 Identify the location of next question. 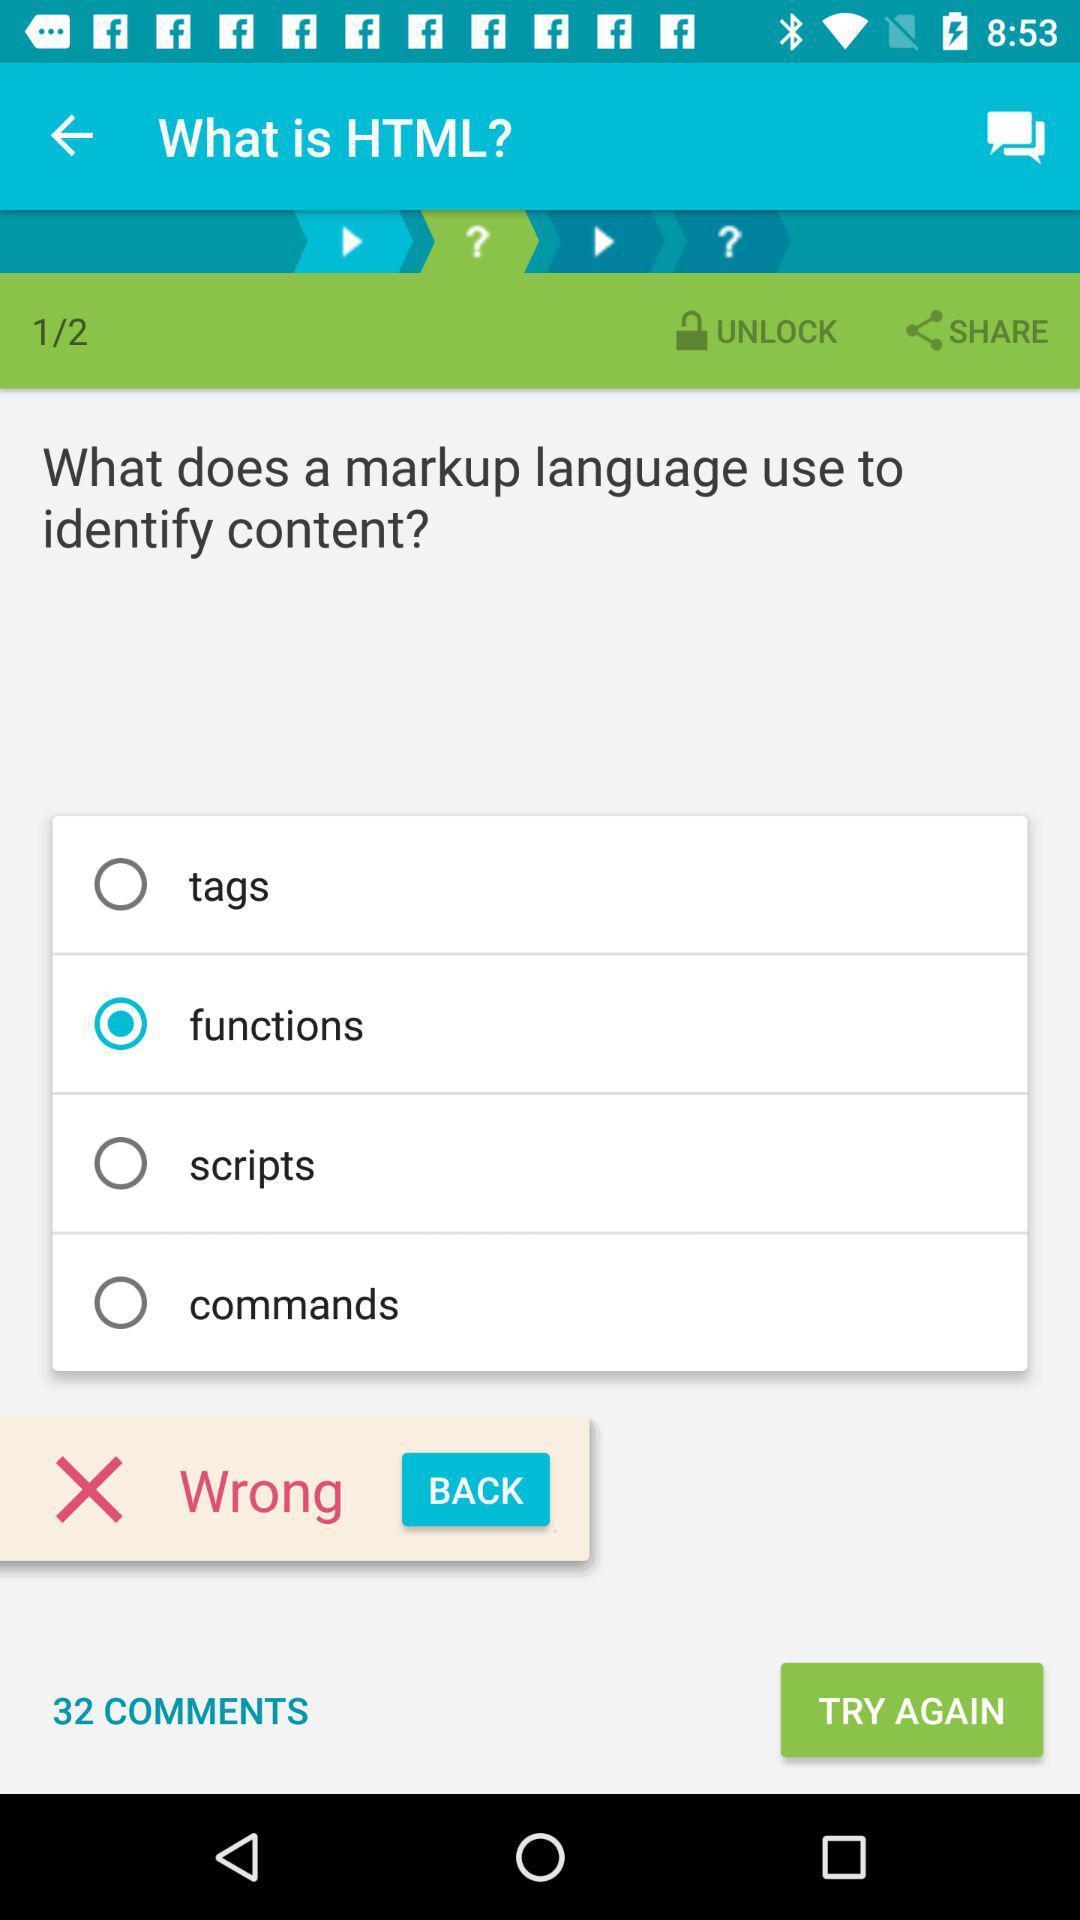
(729, 240).